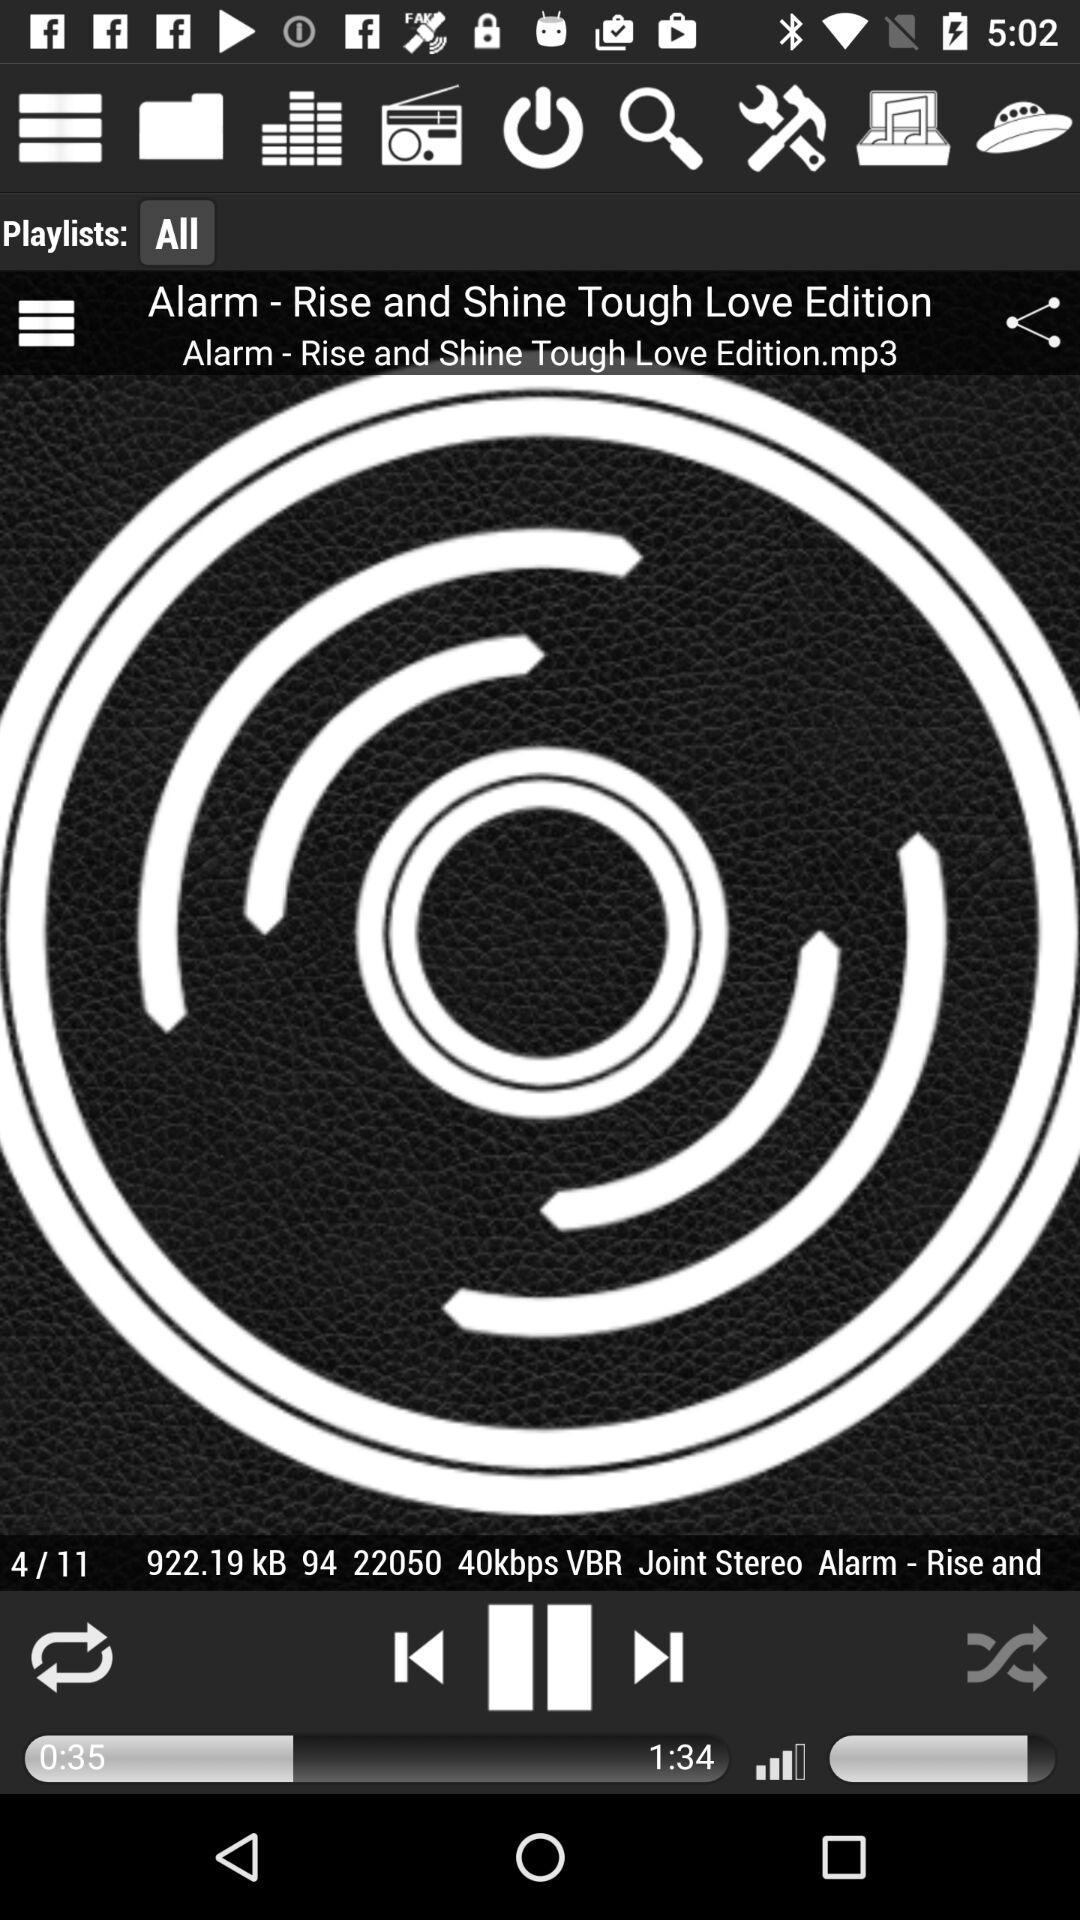 This screenshot has height=1920, width=1080. Describe the element at coordinates (64, 232) in the screenshot. I see `the item next to   all   item` at that location.